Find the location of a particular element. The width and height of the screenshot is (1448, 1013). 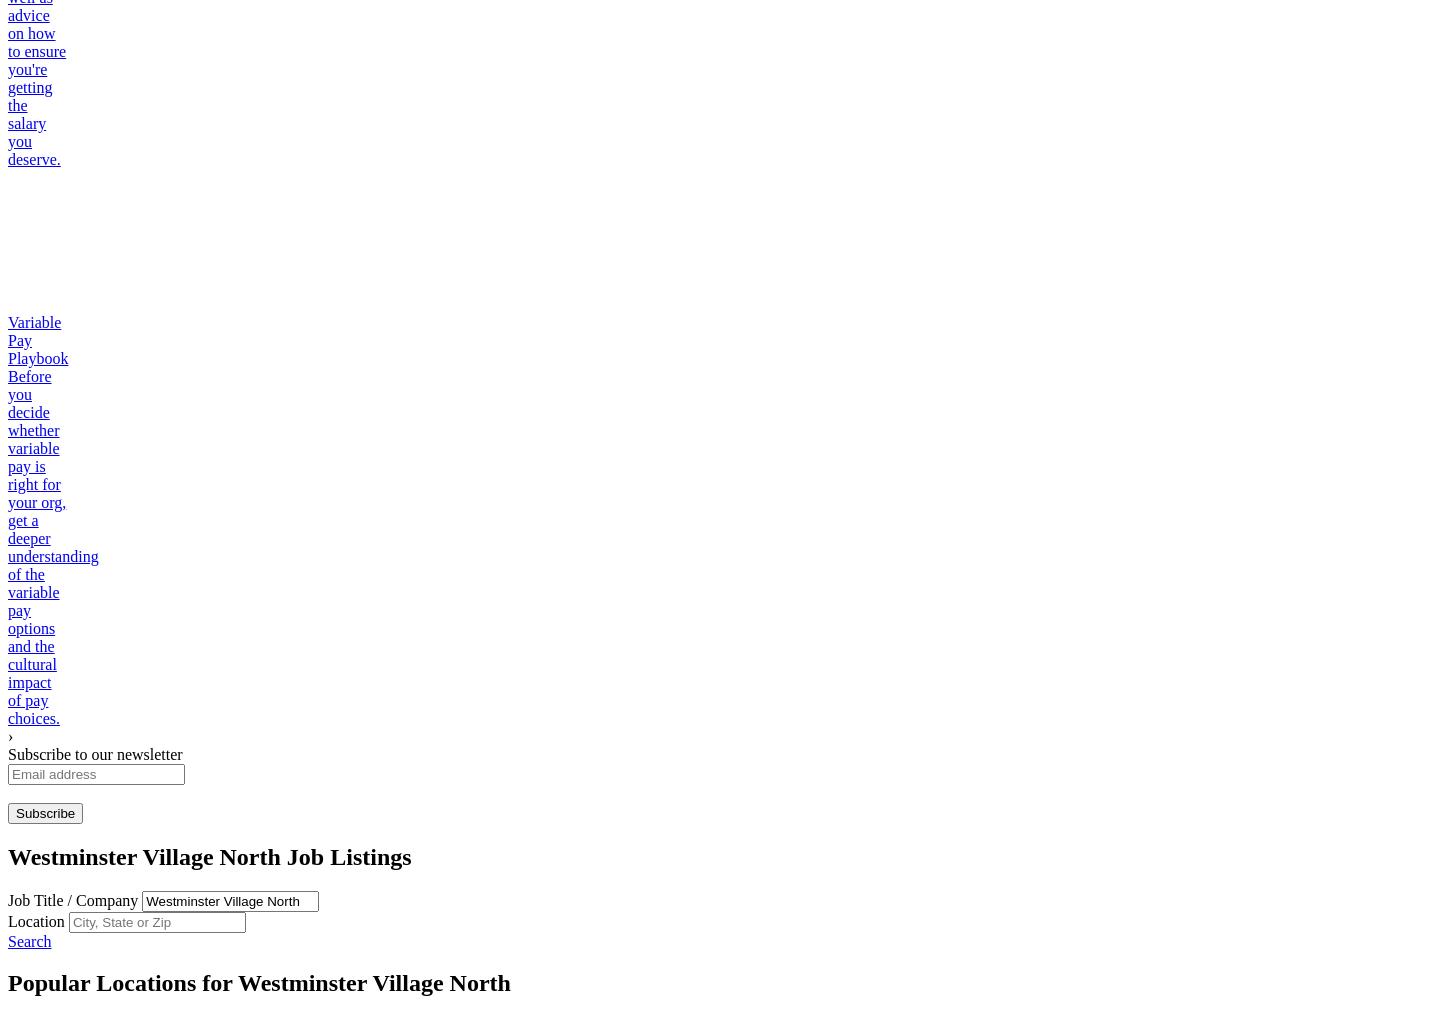

'Enter a valid email address' is located at coordinates (7, 792).